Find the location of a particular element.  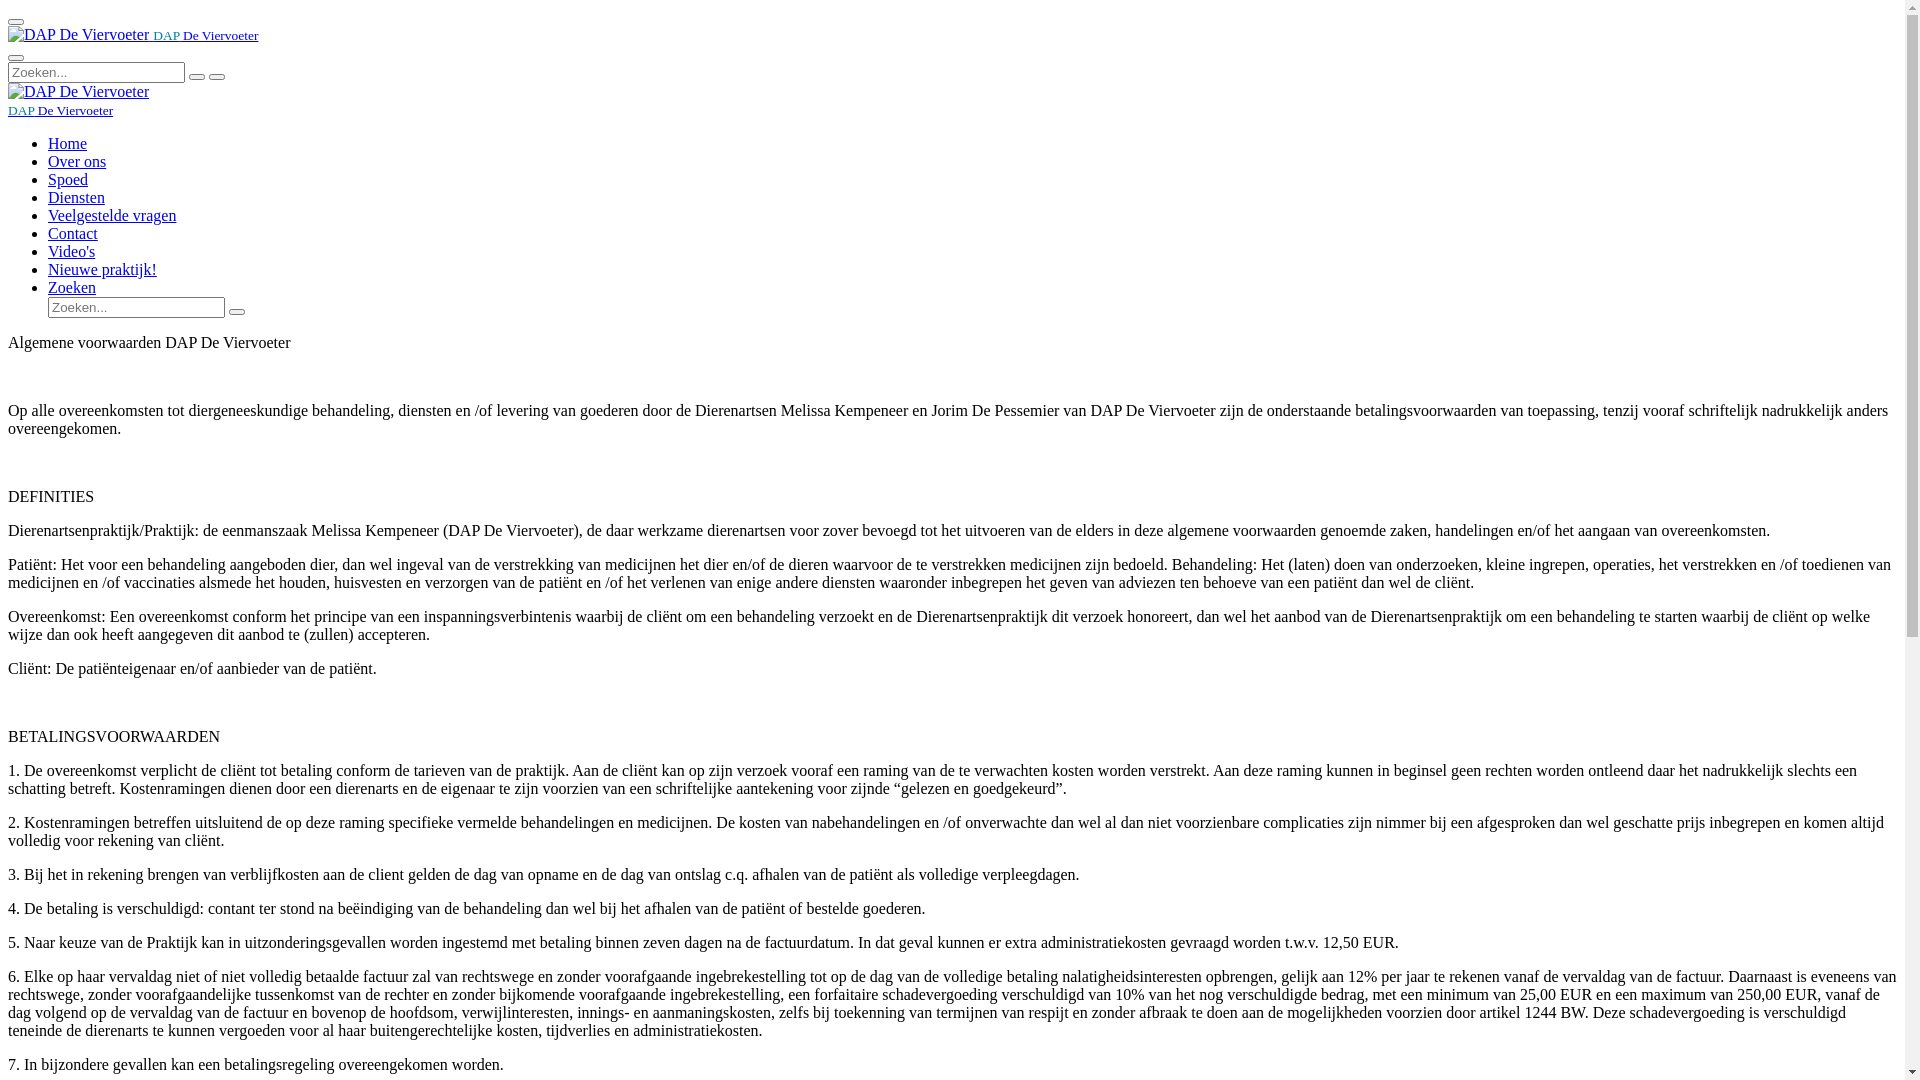

'Diensten' is located at coordinates (76, 197).